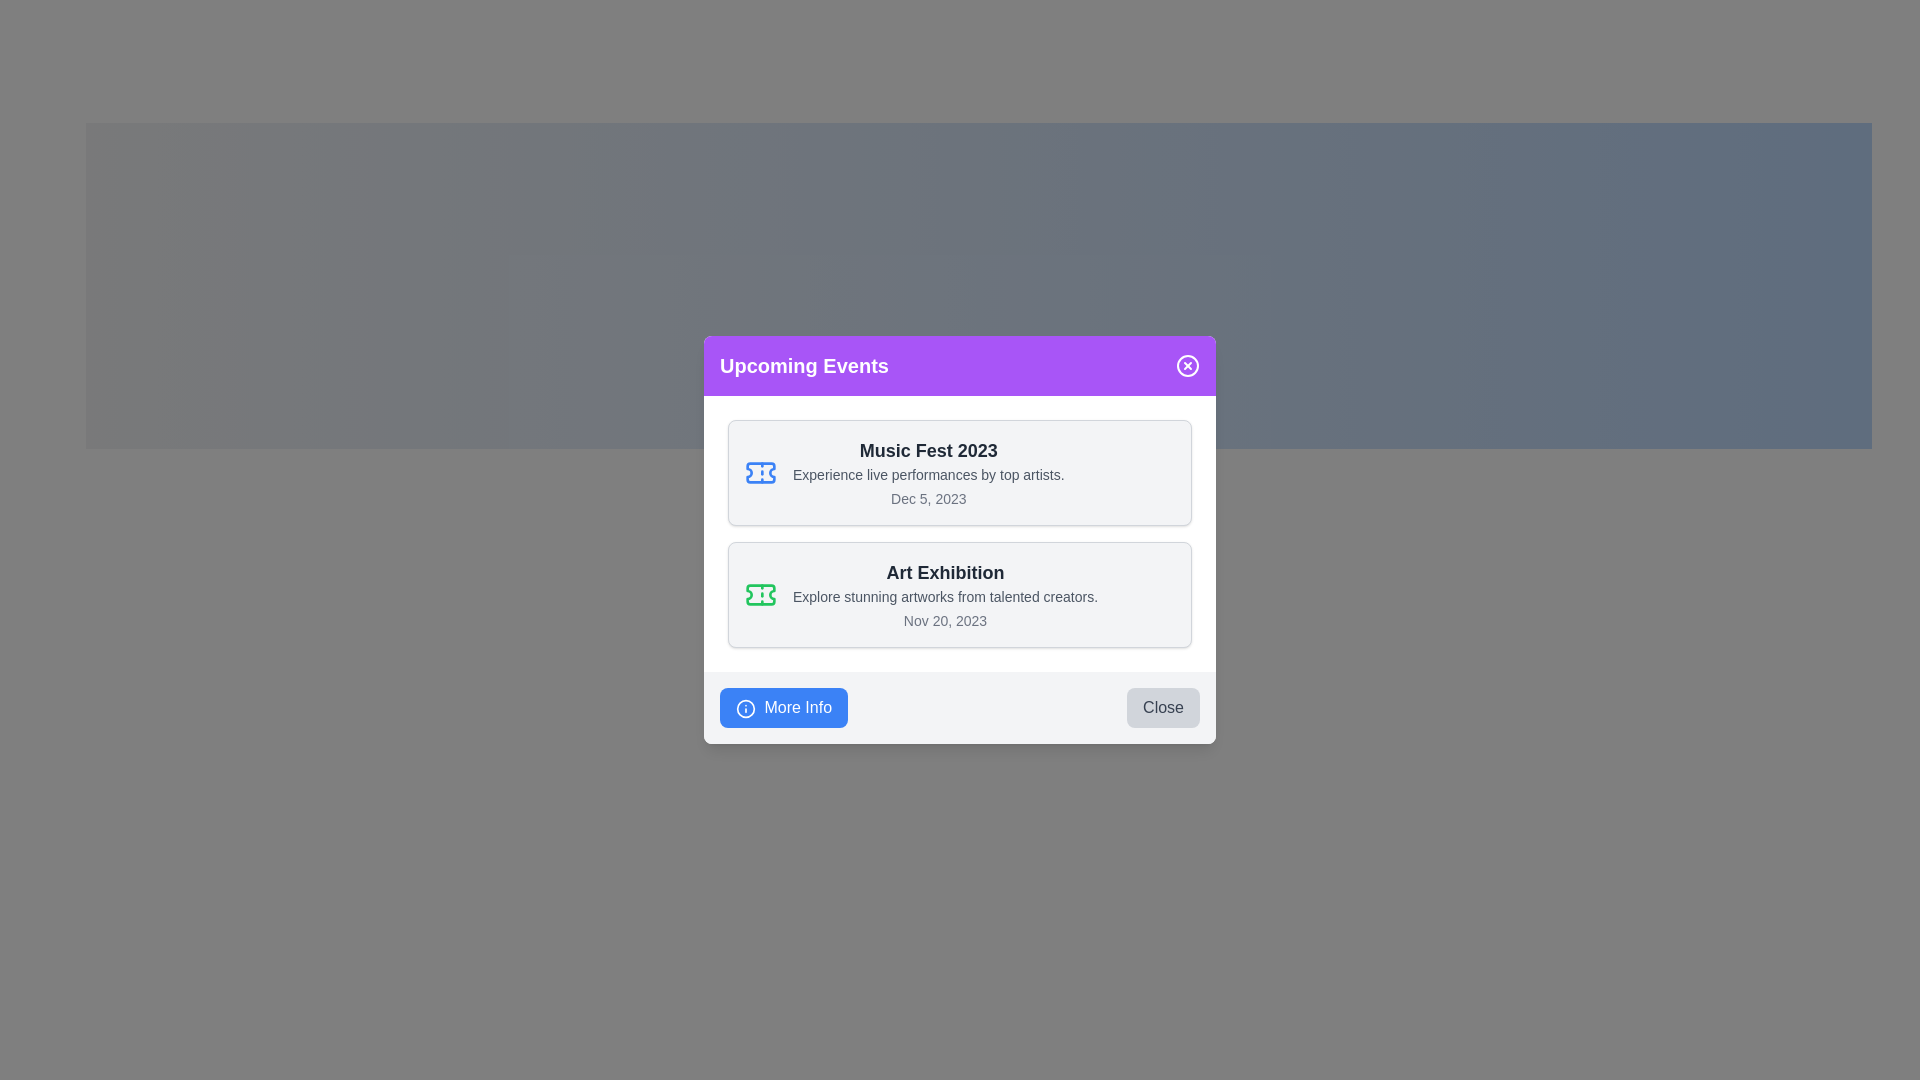 Image resolution: width=1920 pixels, height=1080 pixels. Describe the element at coordinates (944, 596) in the screenshot. I see `the descriptive subtitle static text for the 'Art Exhibition' event, which is positioned beneath the title and above the date` at that location.